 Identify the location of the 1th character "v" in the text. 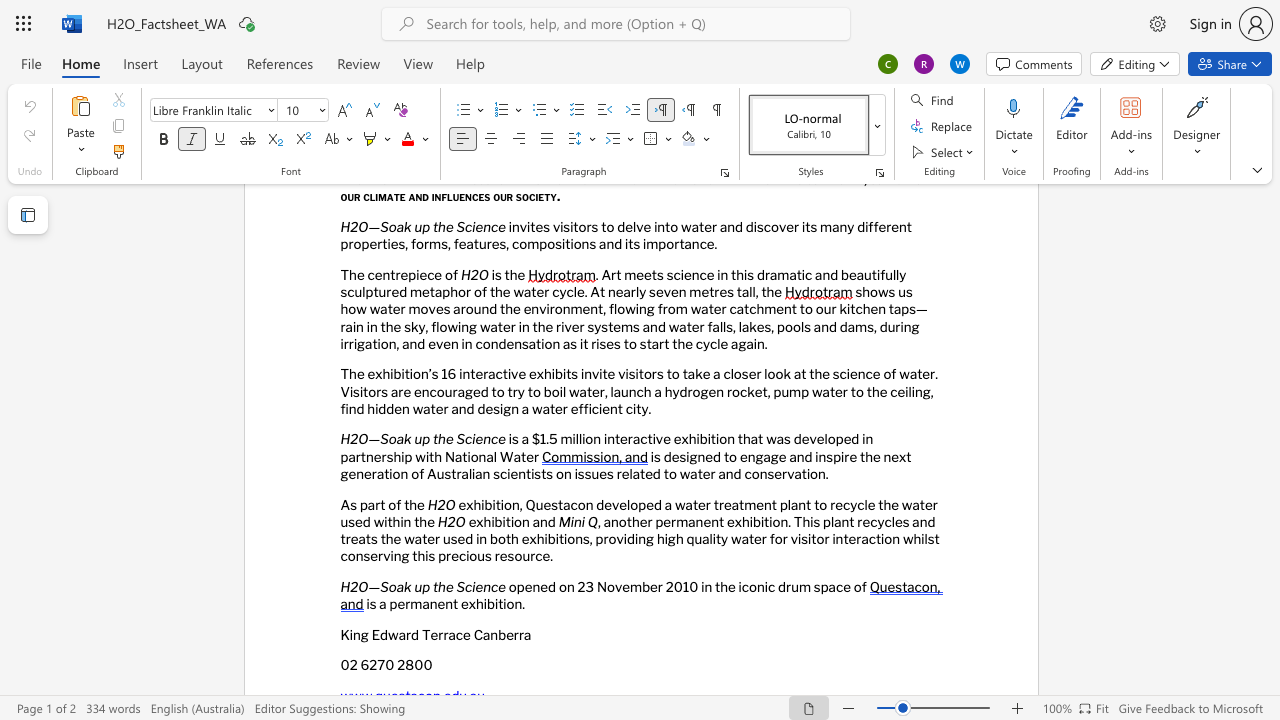
(614, 503).